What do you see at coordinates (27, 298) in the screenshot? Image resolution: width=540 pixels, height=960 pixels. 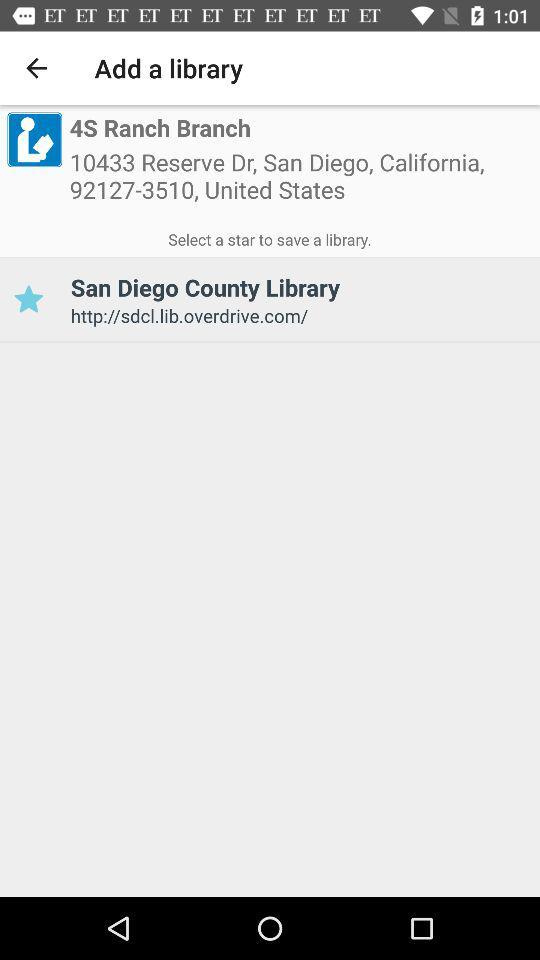 I see `favorite` at bounding box center [27, 298].